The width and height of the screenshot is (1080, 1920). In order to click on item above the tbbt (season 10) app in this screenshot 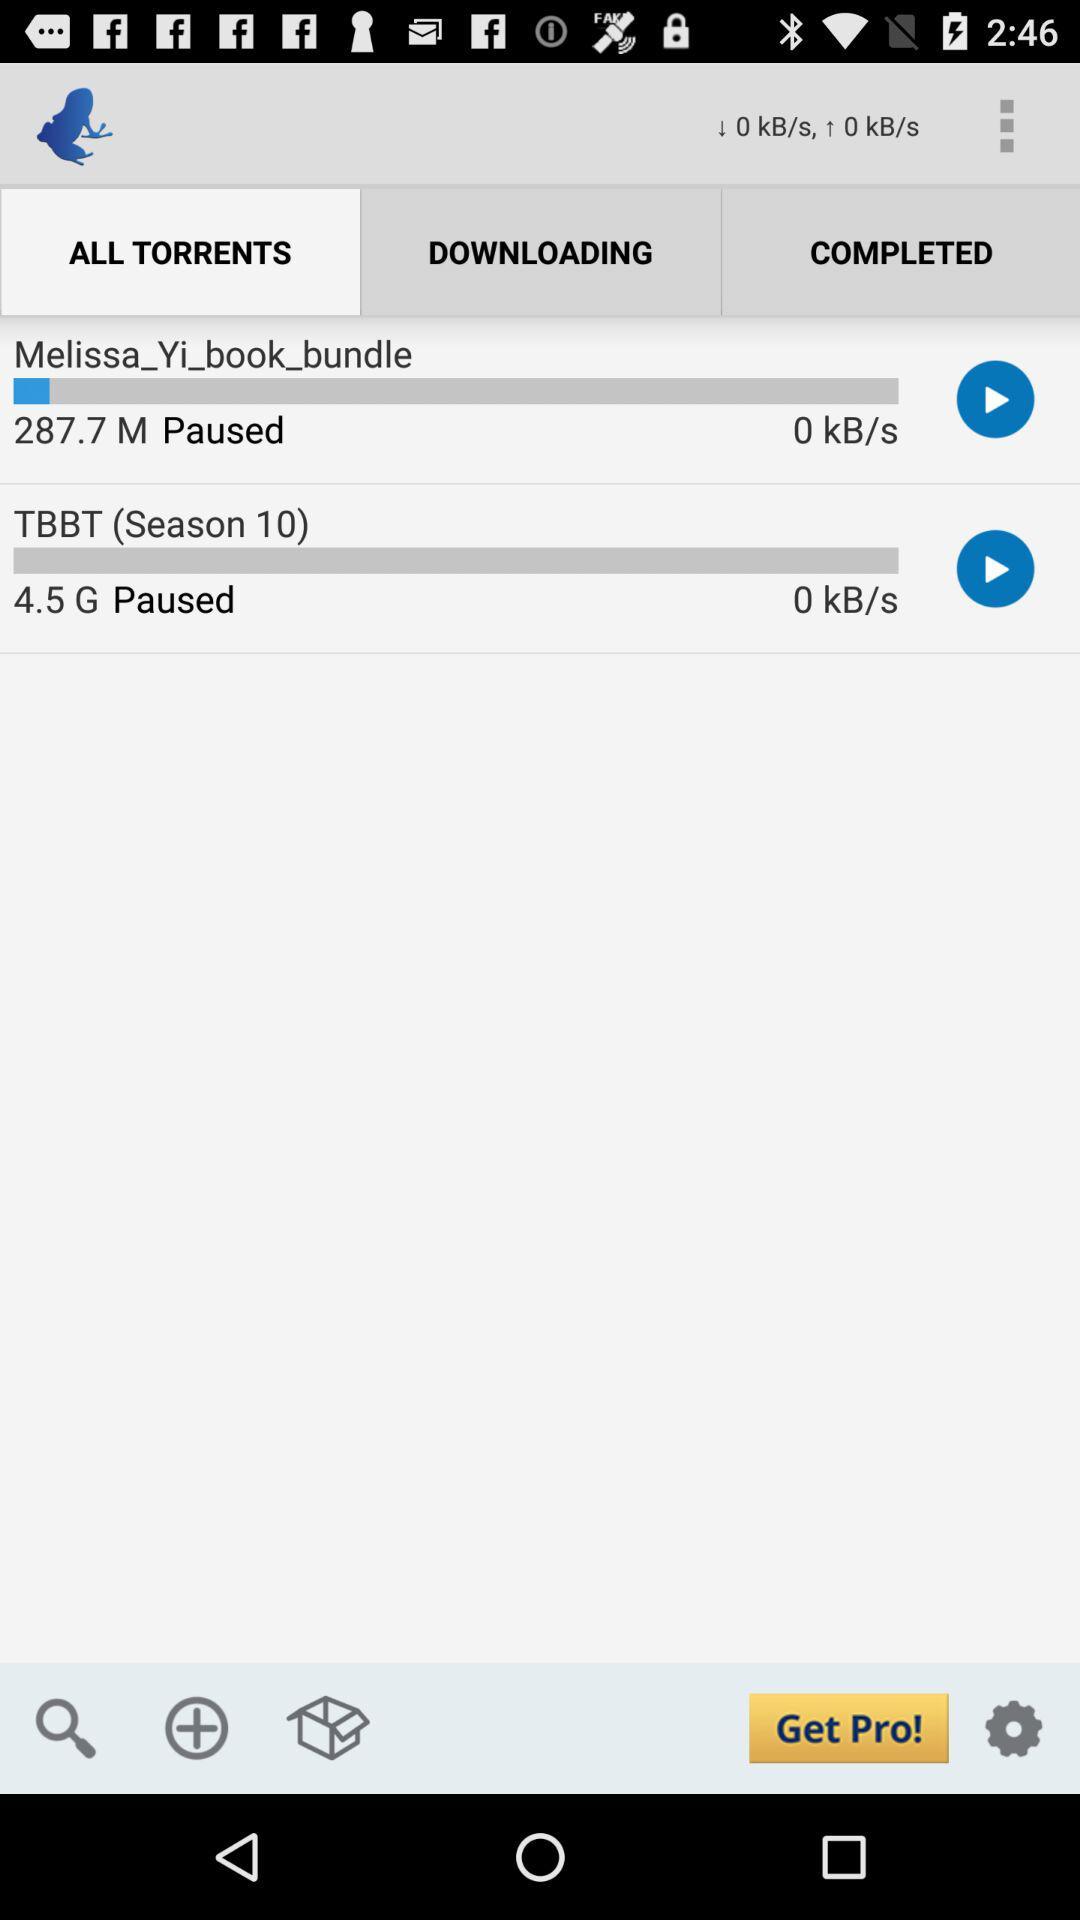, I will do `click(80, 427)`.